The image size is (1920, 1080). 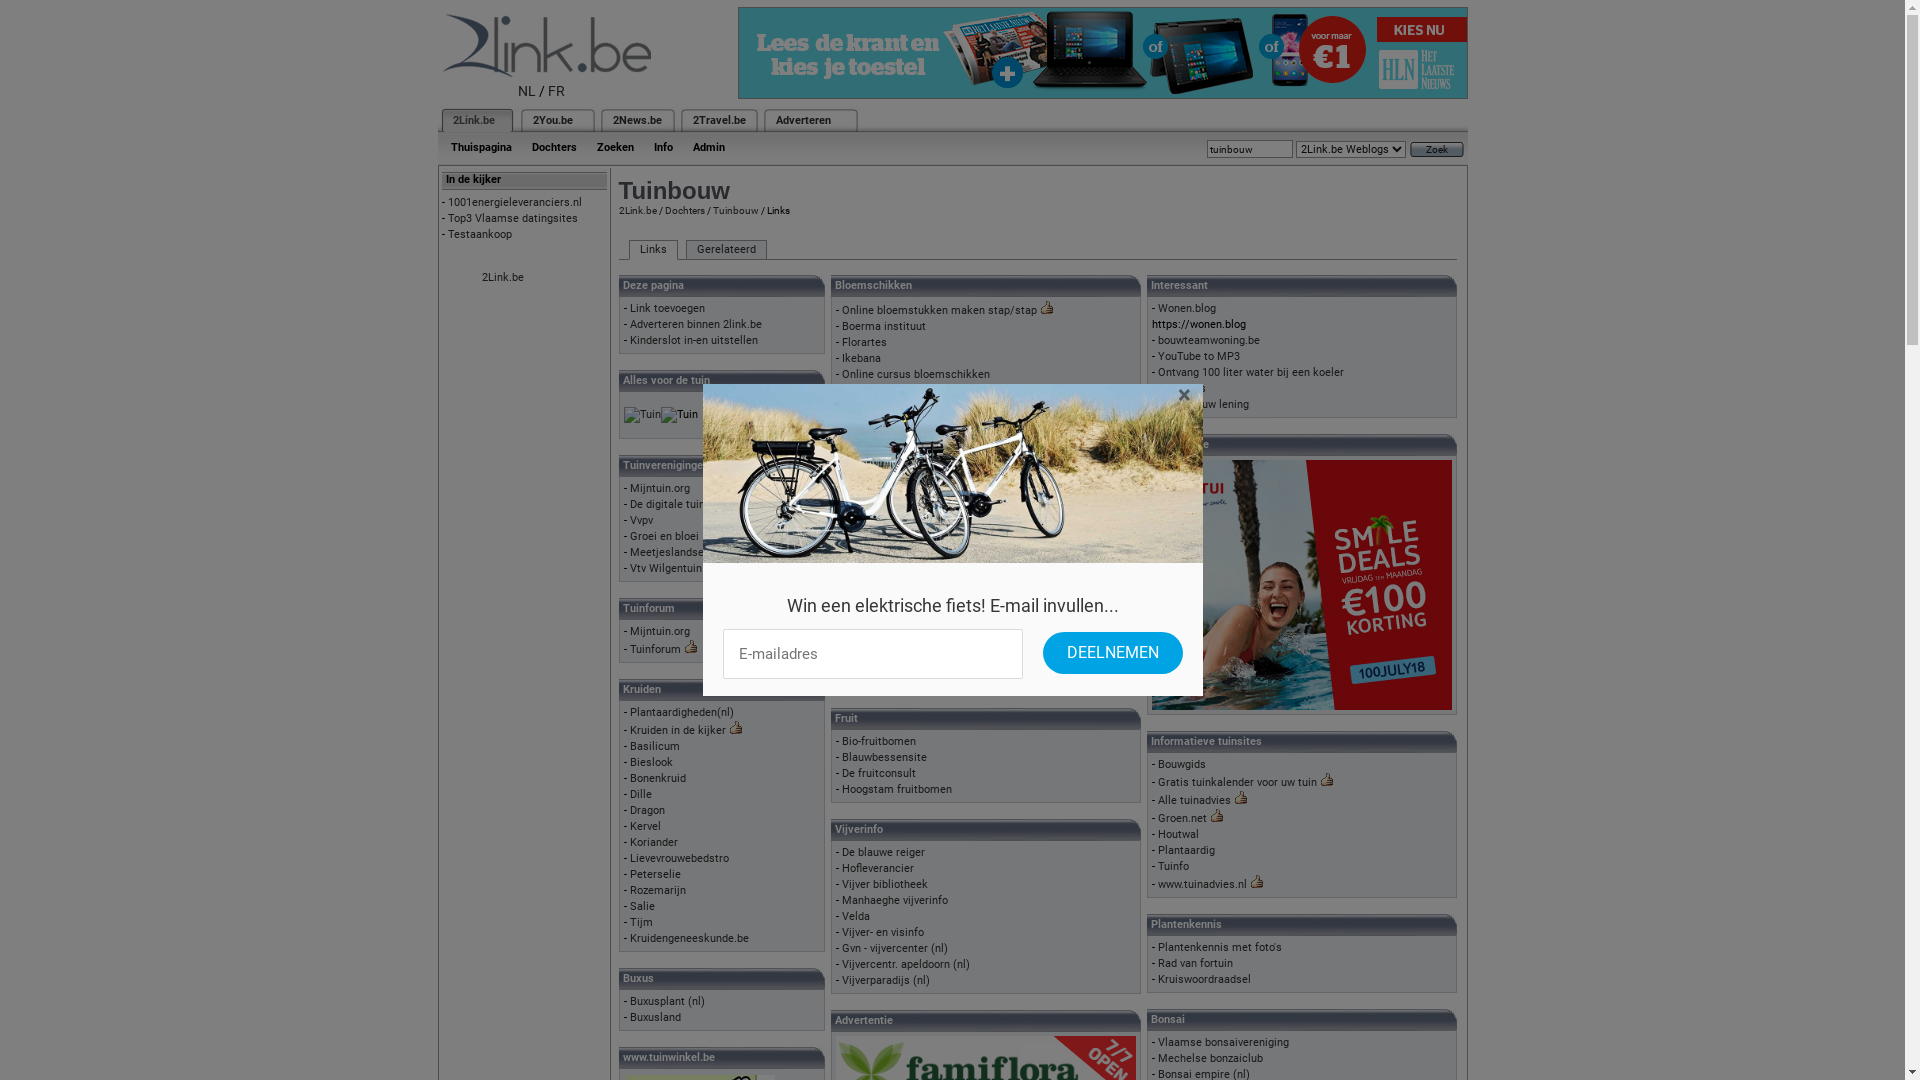 What do you see at coordinates (667, 308) in the screenshot?
I see `'Link toevoegen'` at bounding box center [667, 308].